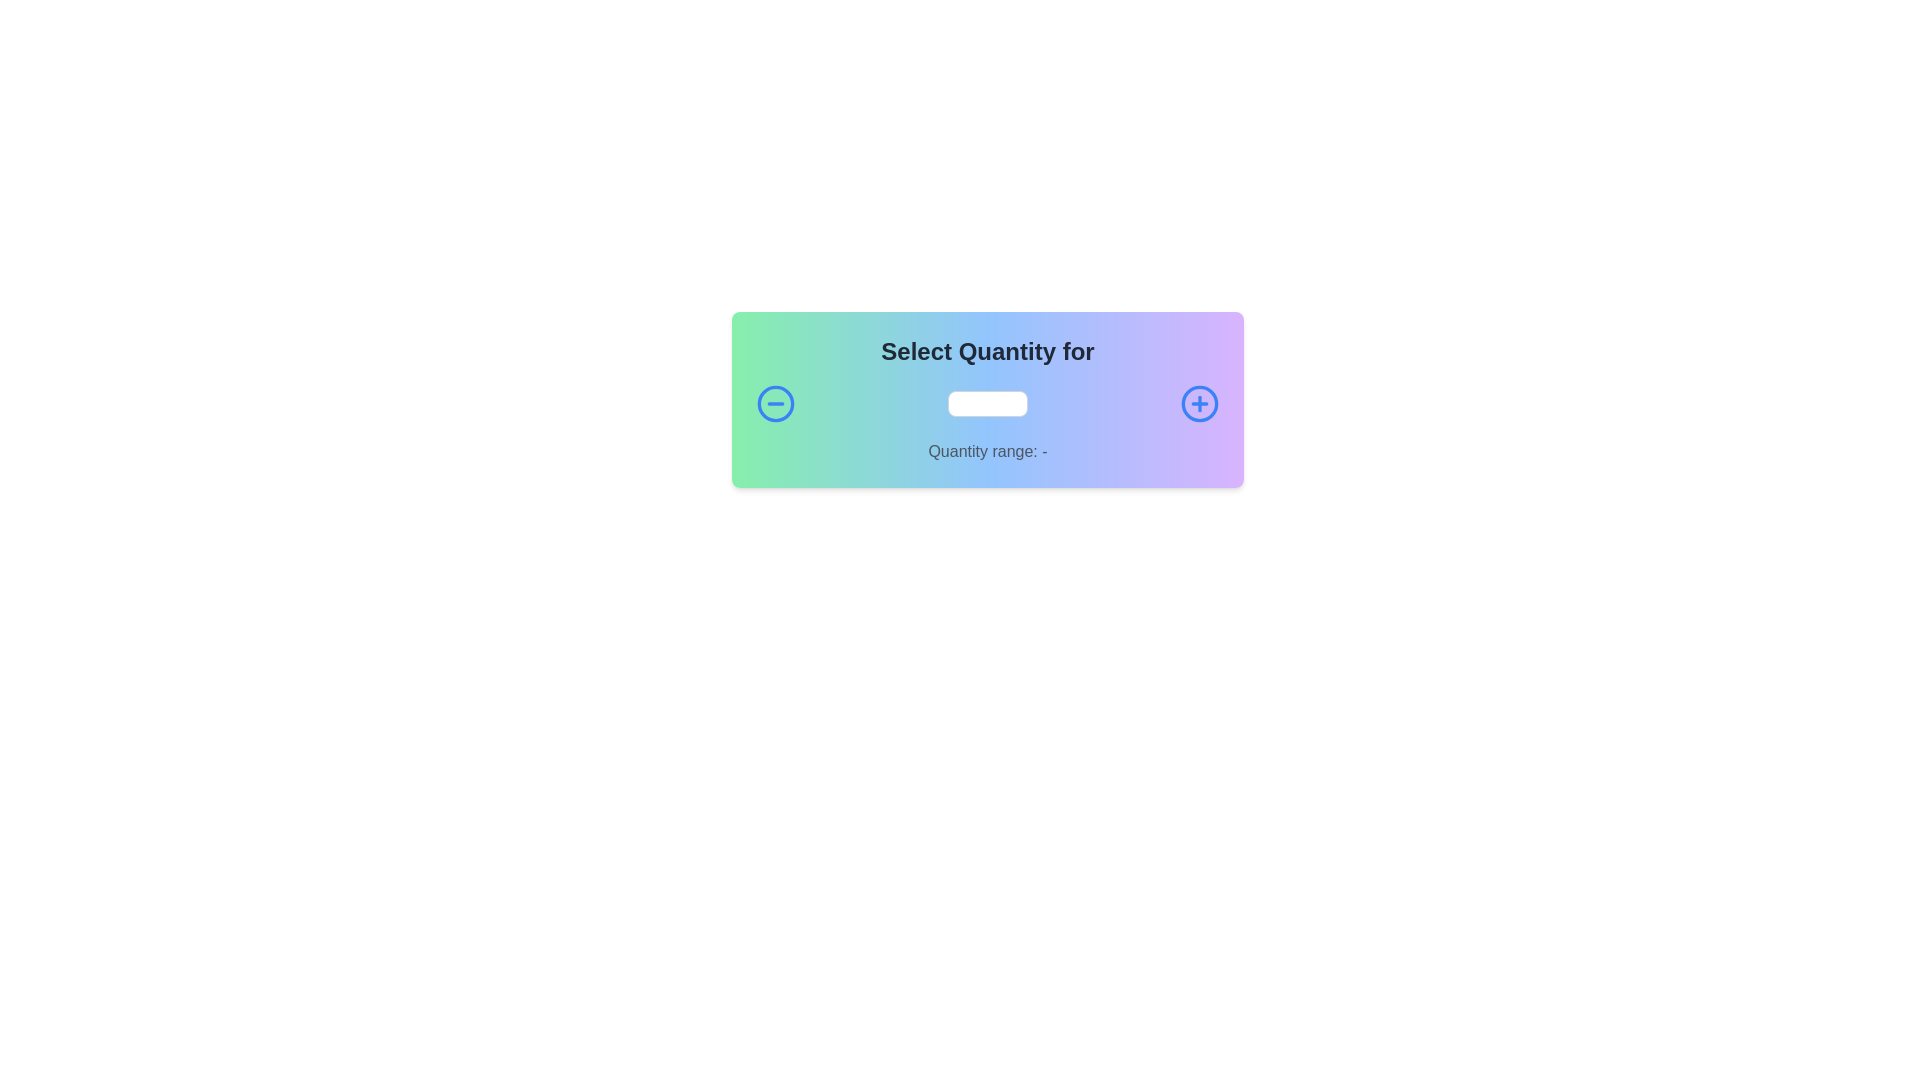 This screenshot has height=1080, width=1920. Describe the element at coordinates (775, 404) in the screenshot. I see `the circular minus button with a blue outline, located to the left of the label 'Select Quantity for' in the card-like interface` at that location.